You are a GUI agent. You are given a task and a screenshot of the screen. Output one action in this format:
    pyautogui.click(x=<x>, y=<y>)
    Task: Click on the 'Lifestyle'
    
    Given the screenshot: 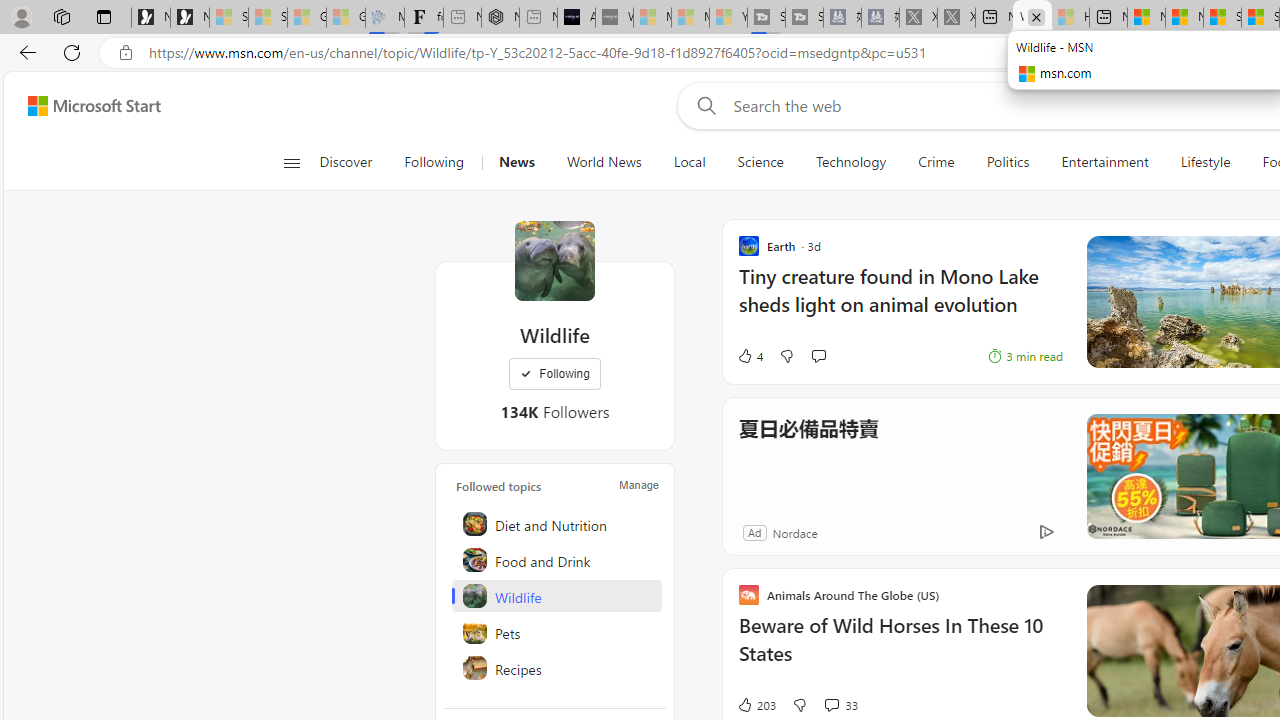 What is the action you would take?
    pyautogui.click(x=1204, y=162)
    